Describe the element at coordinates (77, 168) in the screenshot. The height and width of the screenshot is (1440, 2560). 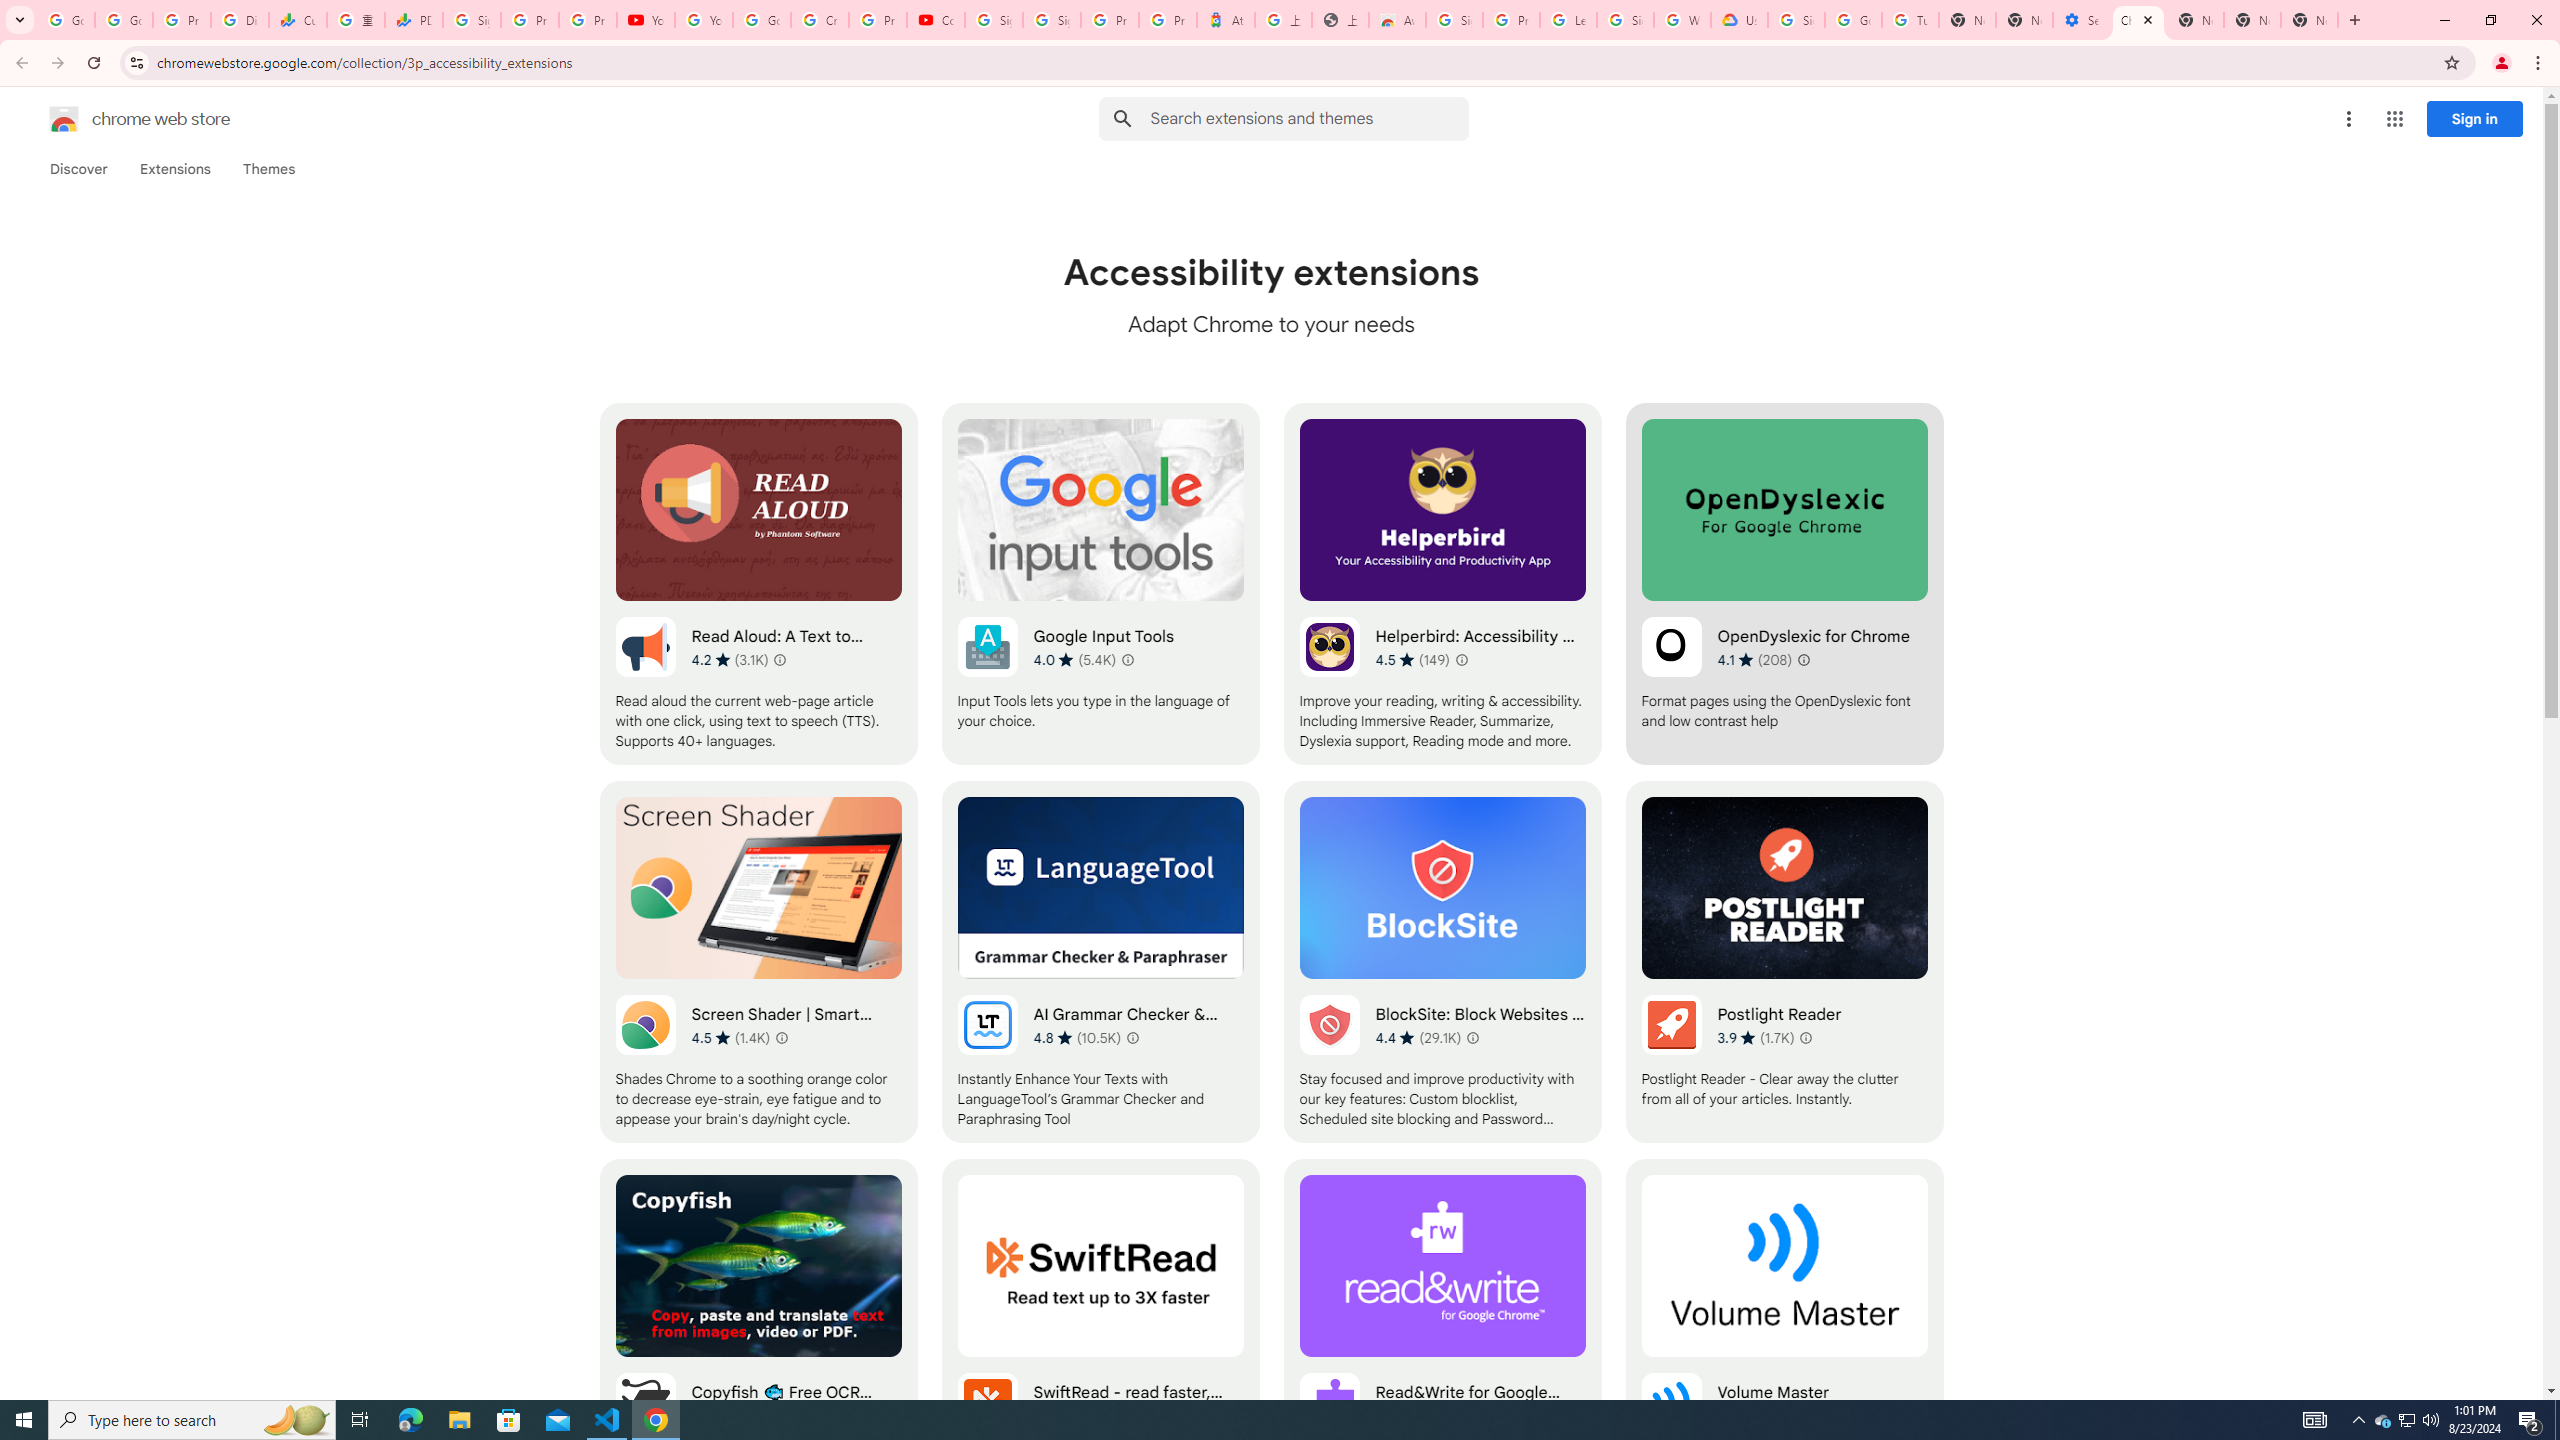
I see `'Discover'` at that location.